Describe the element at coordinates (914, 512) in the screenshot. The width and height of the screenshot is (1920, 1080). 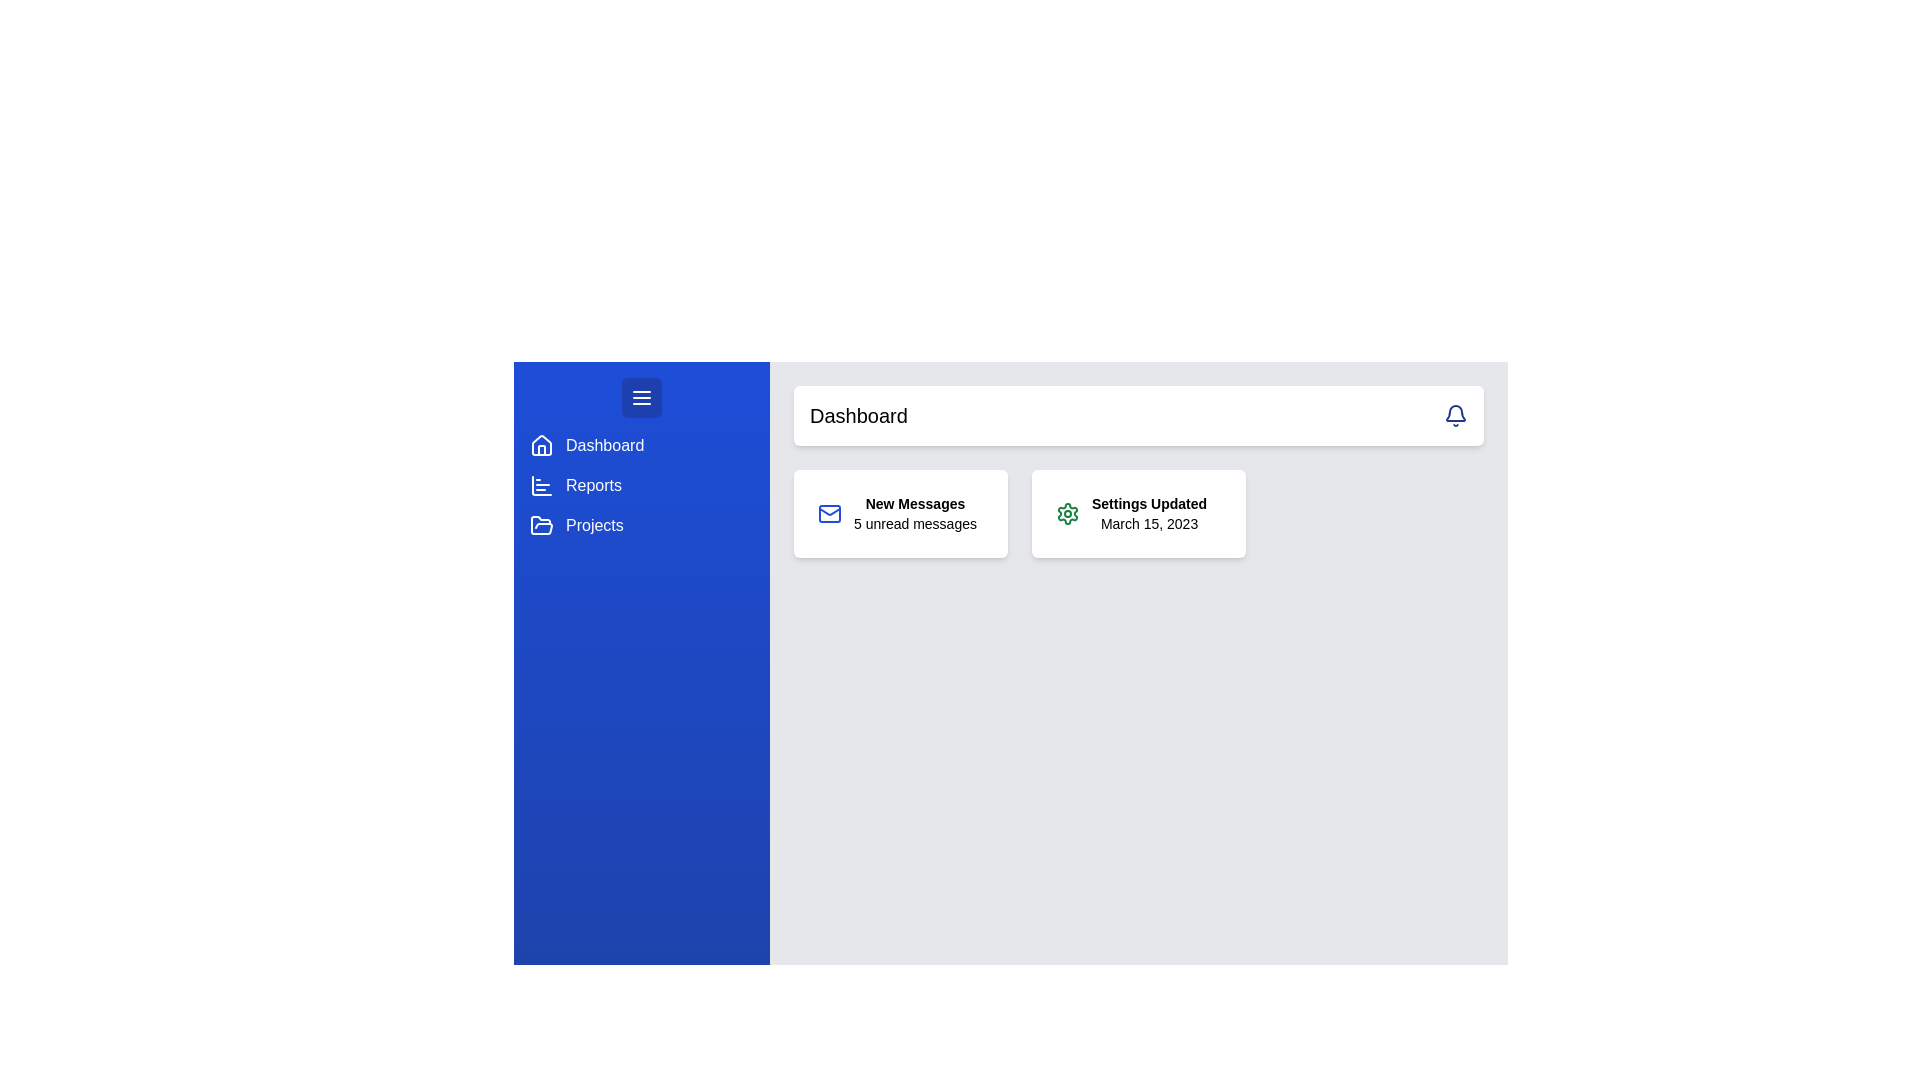
I see `the 'New Messages' static text element, which displays '5 unread messages' below it, located within a white rectangular card on the left side of the main dashboard area` at that location.